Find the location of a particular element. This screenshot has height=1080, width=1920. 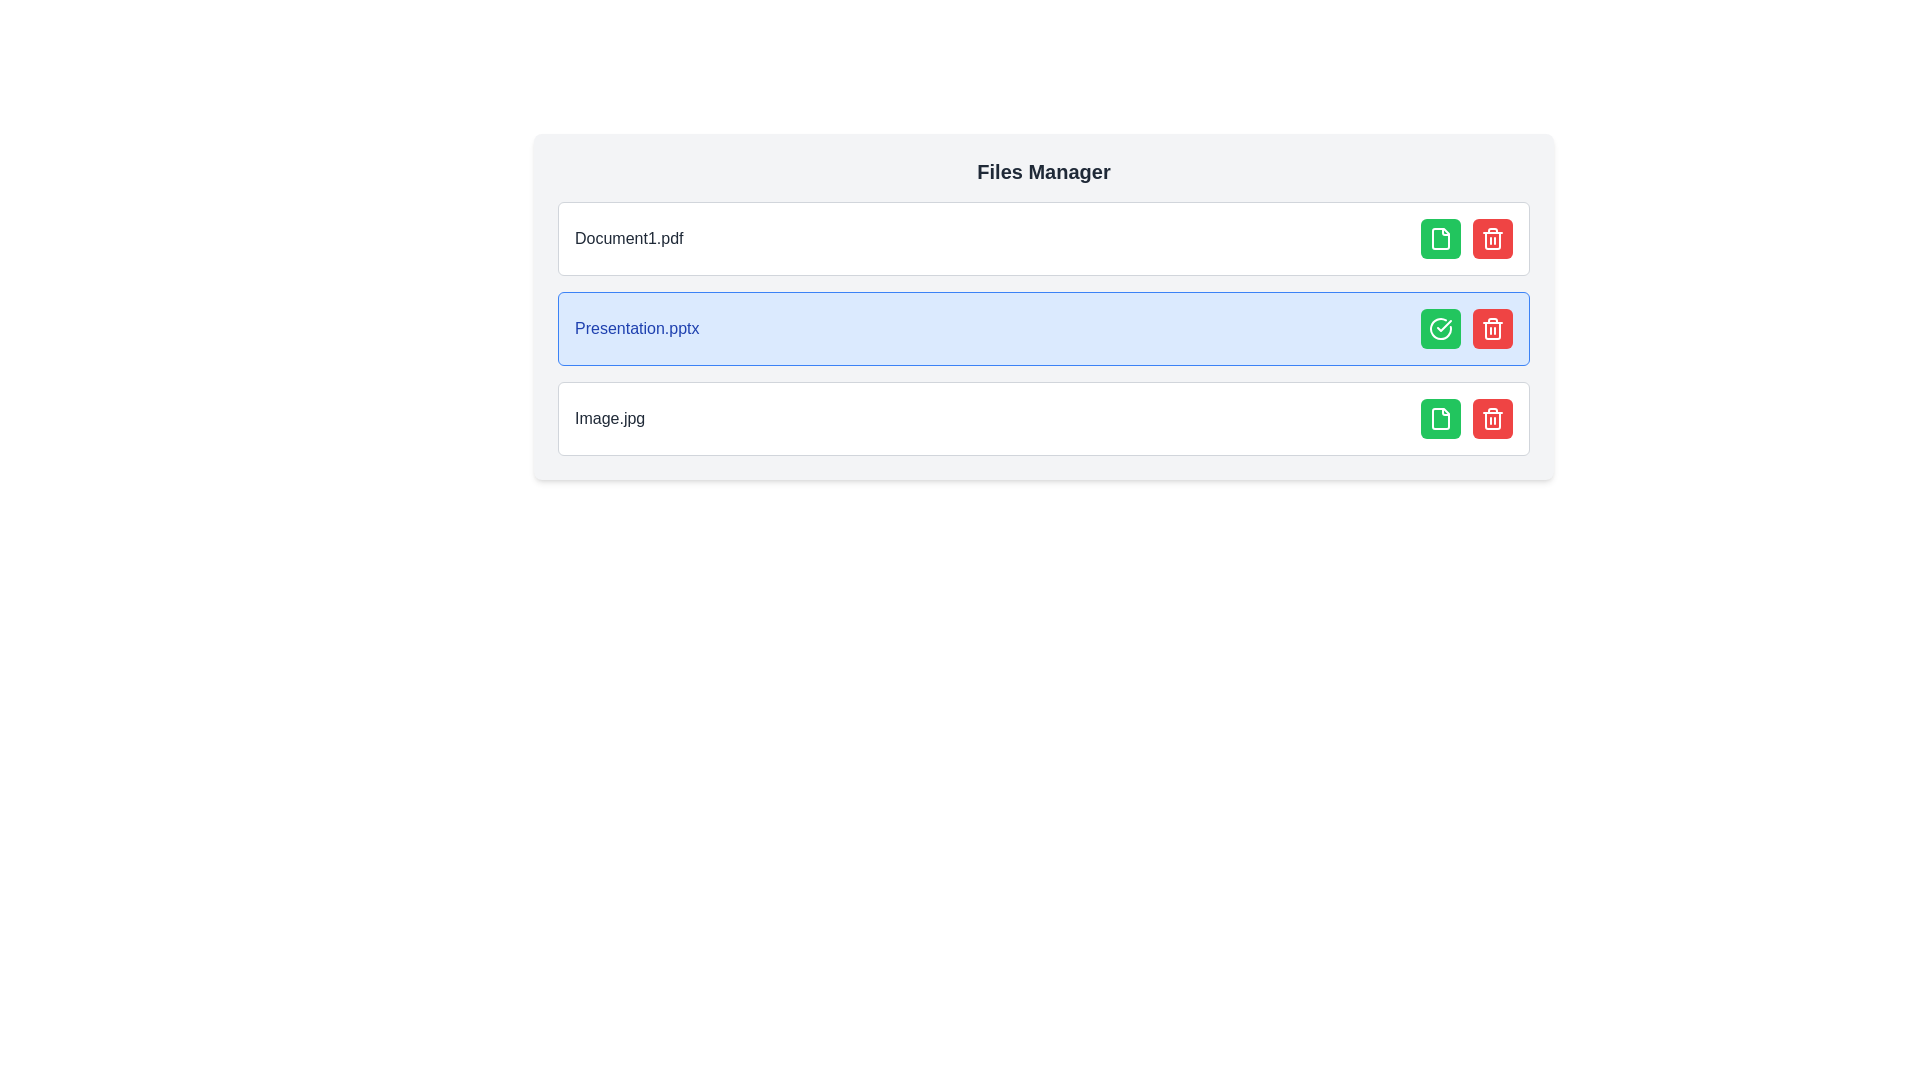

the document icon within the green rounded button located in the top-right part of the row labeled 'Image.jpg' is located at coordinates (1440, 238).